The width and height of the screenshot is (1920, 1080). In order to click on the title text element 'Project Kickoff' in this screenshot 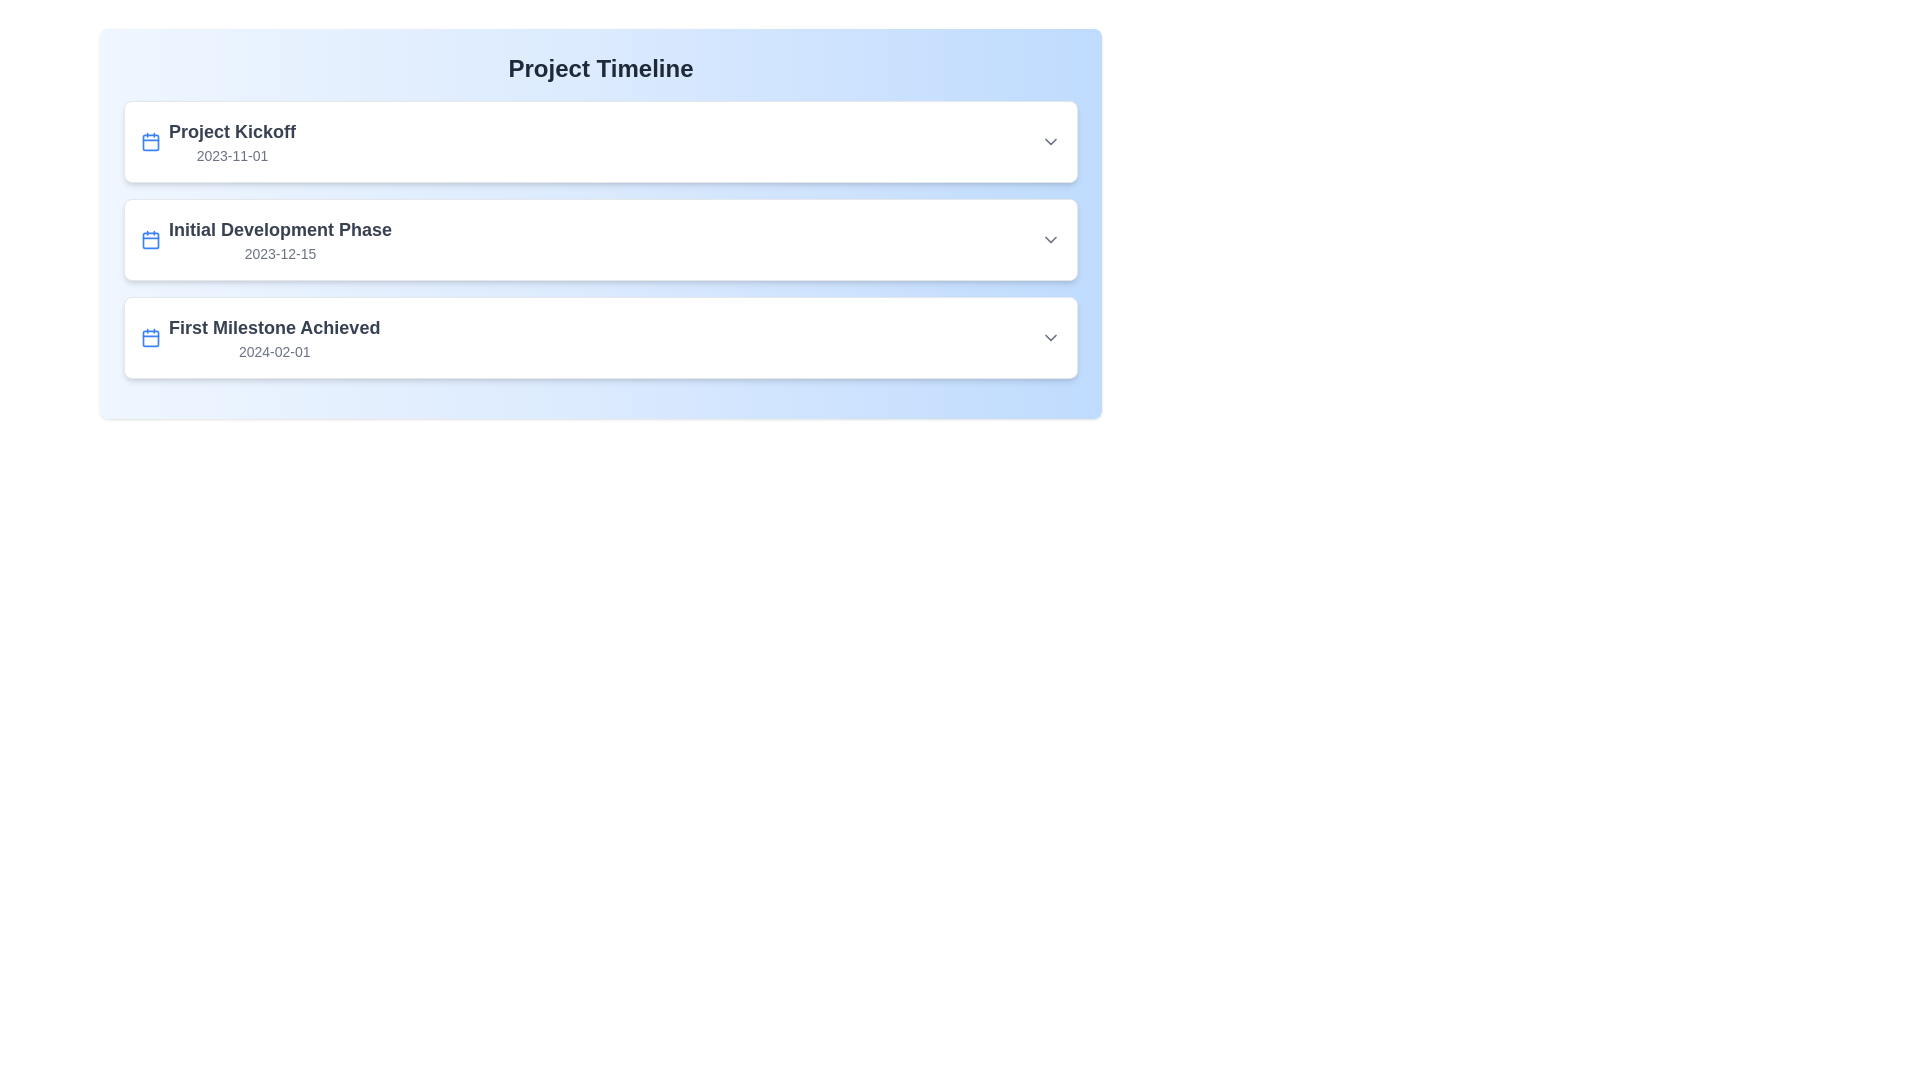, I will do `click(232, 131)`.